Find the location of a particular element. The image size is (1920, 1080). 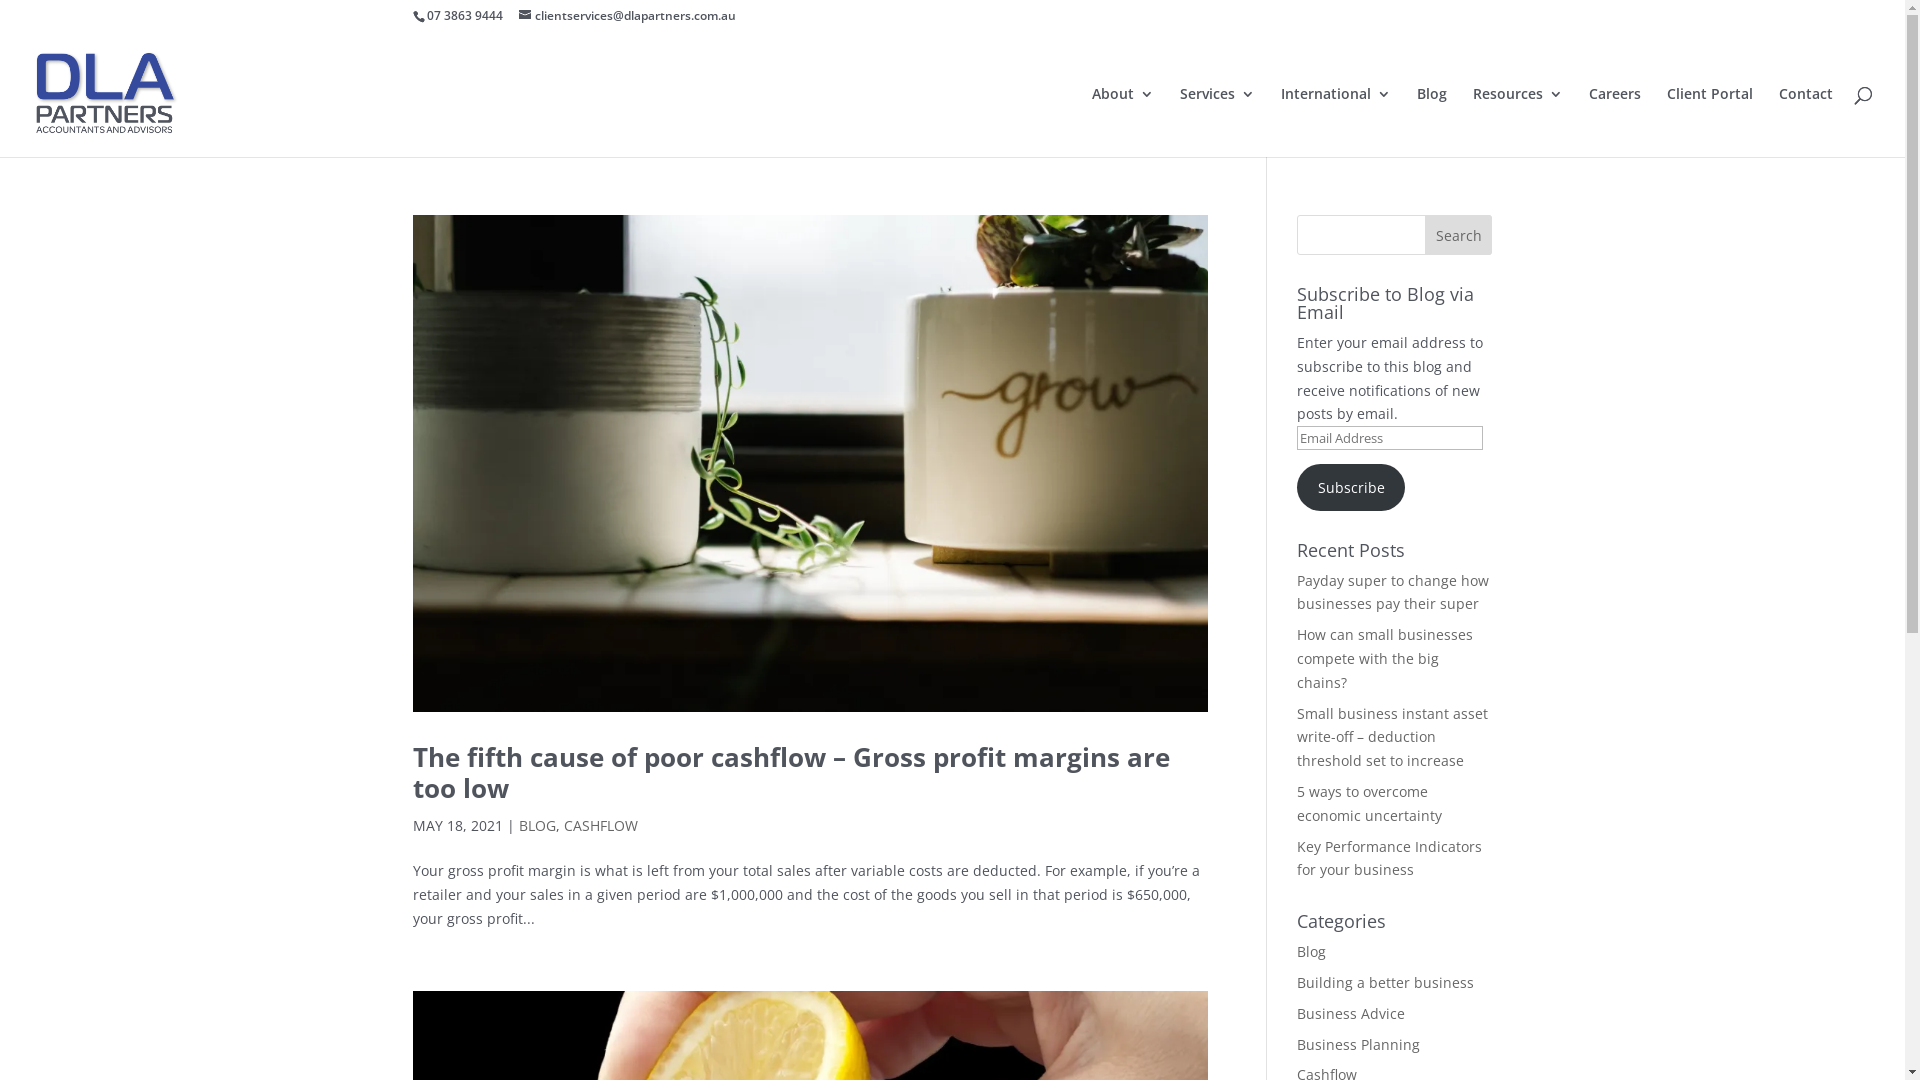

'BLOG' is located at coordinates (518, 825).